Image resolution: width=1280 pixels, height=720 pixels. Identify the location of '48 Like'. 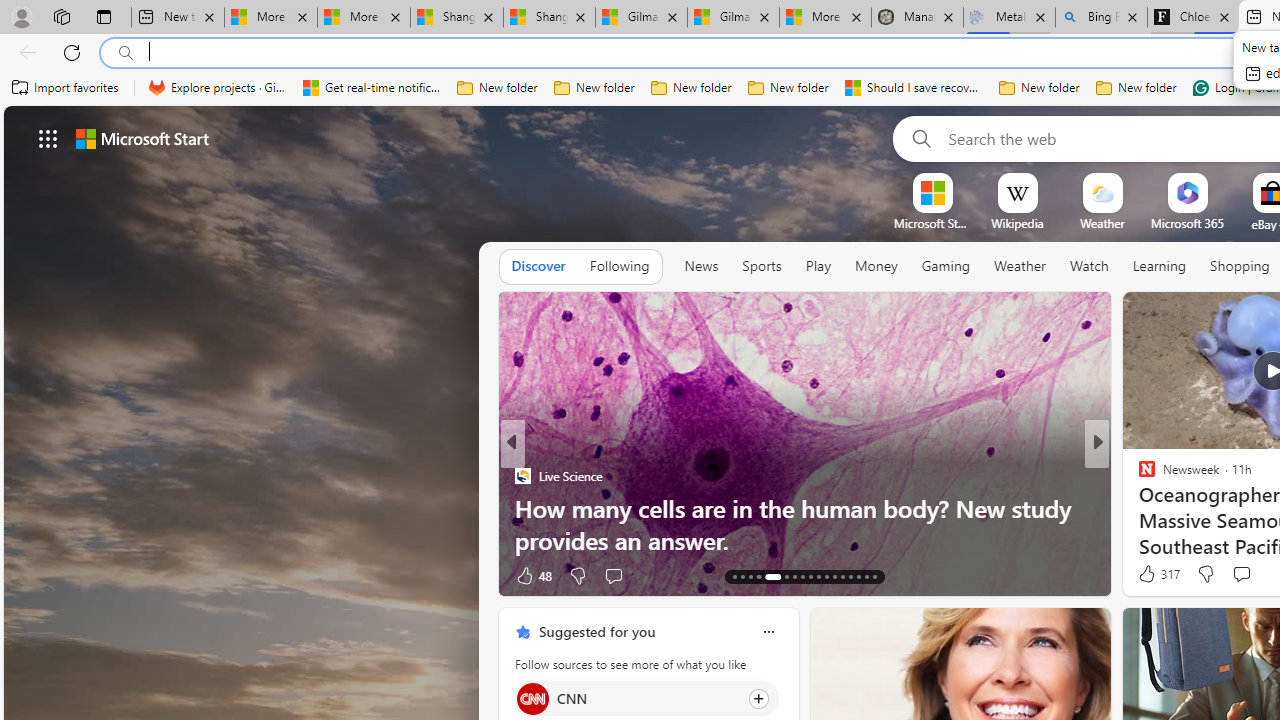
(533, 575).